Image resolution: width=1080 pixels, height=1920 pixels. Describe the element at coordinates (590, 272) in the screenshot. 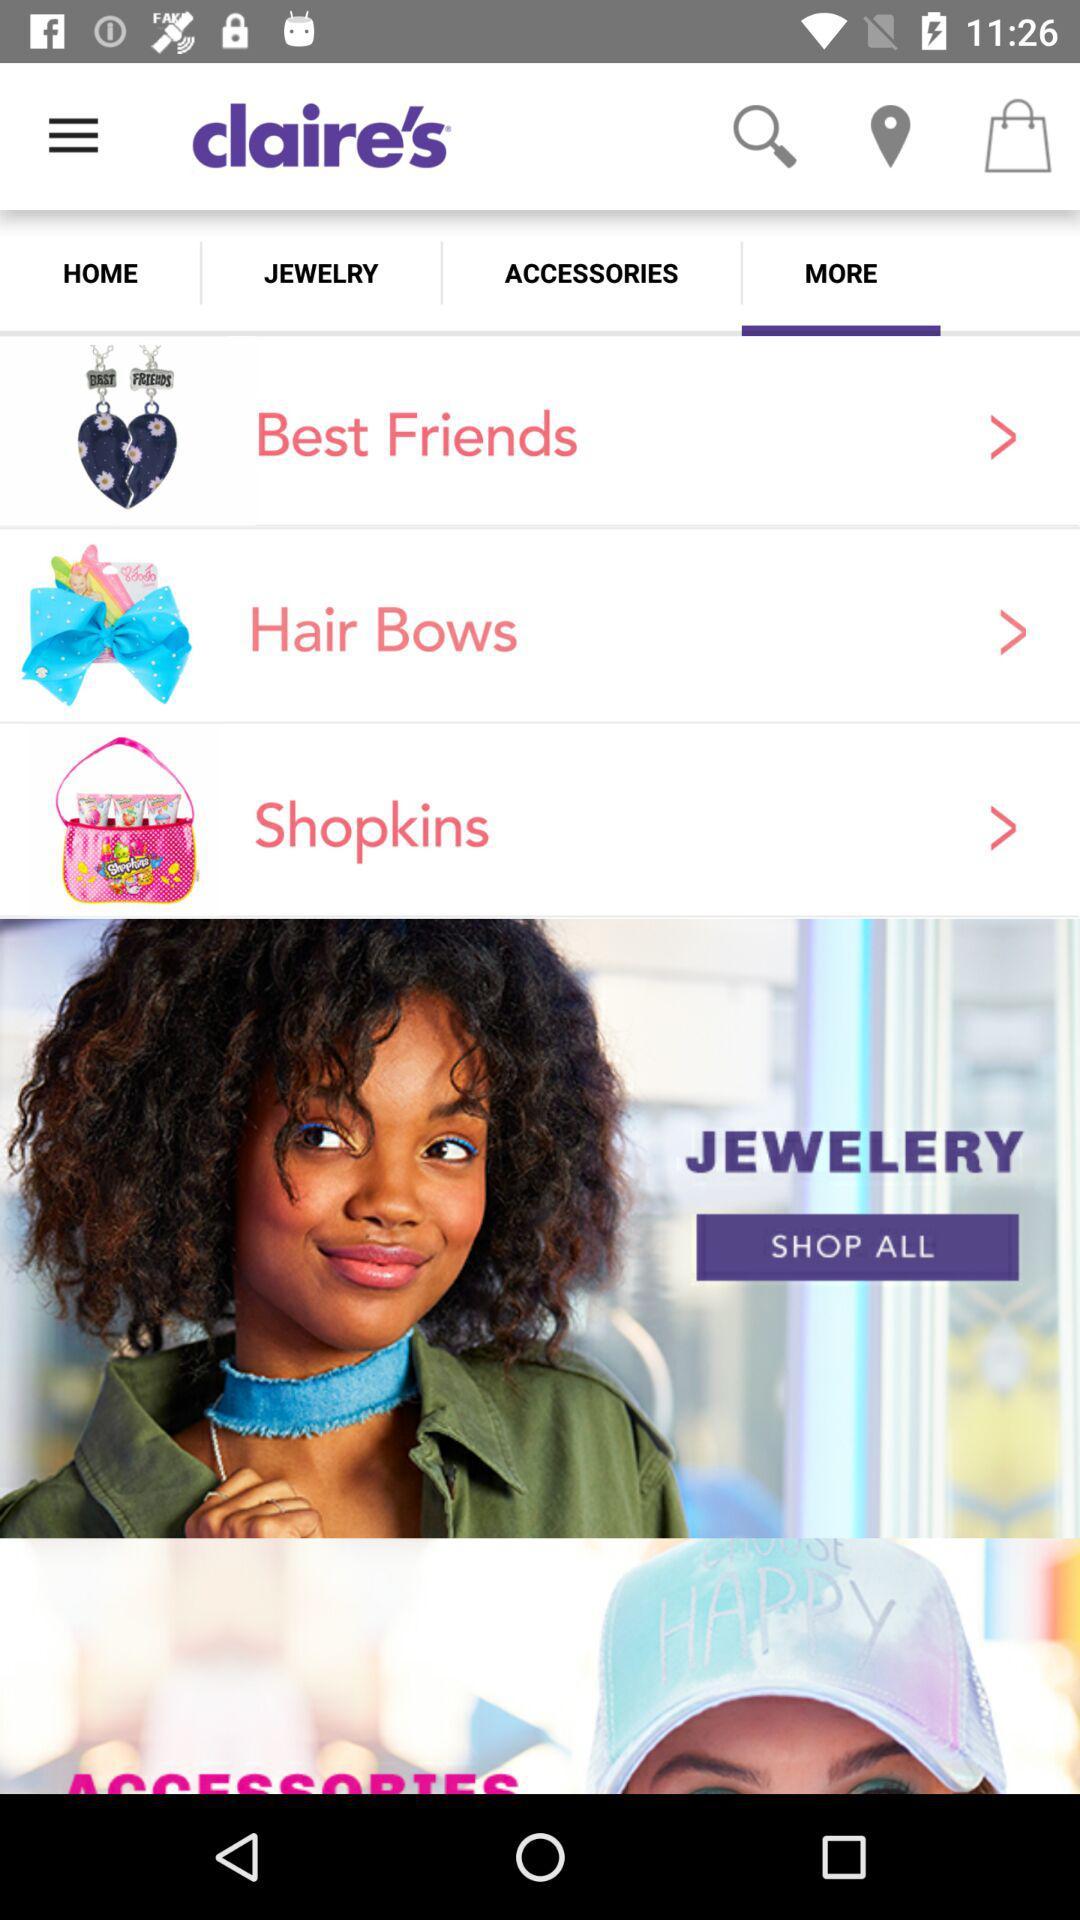

I see `the accessories icon` at that location.